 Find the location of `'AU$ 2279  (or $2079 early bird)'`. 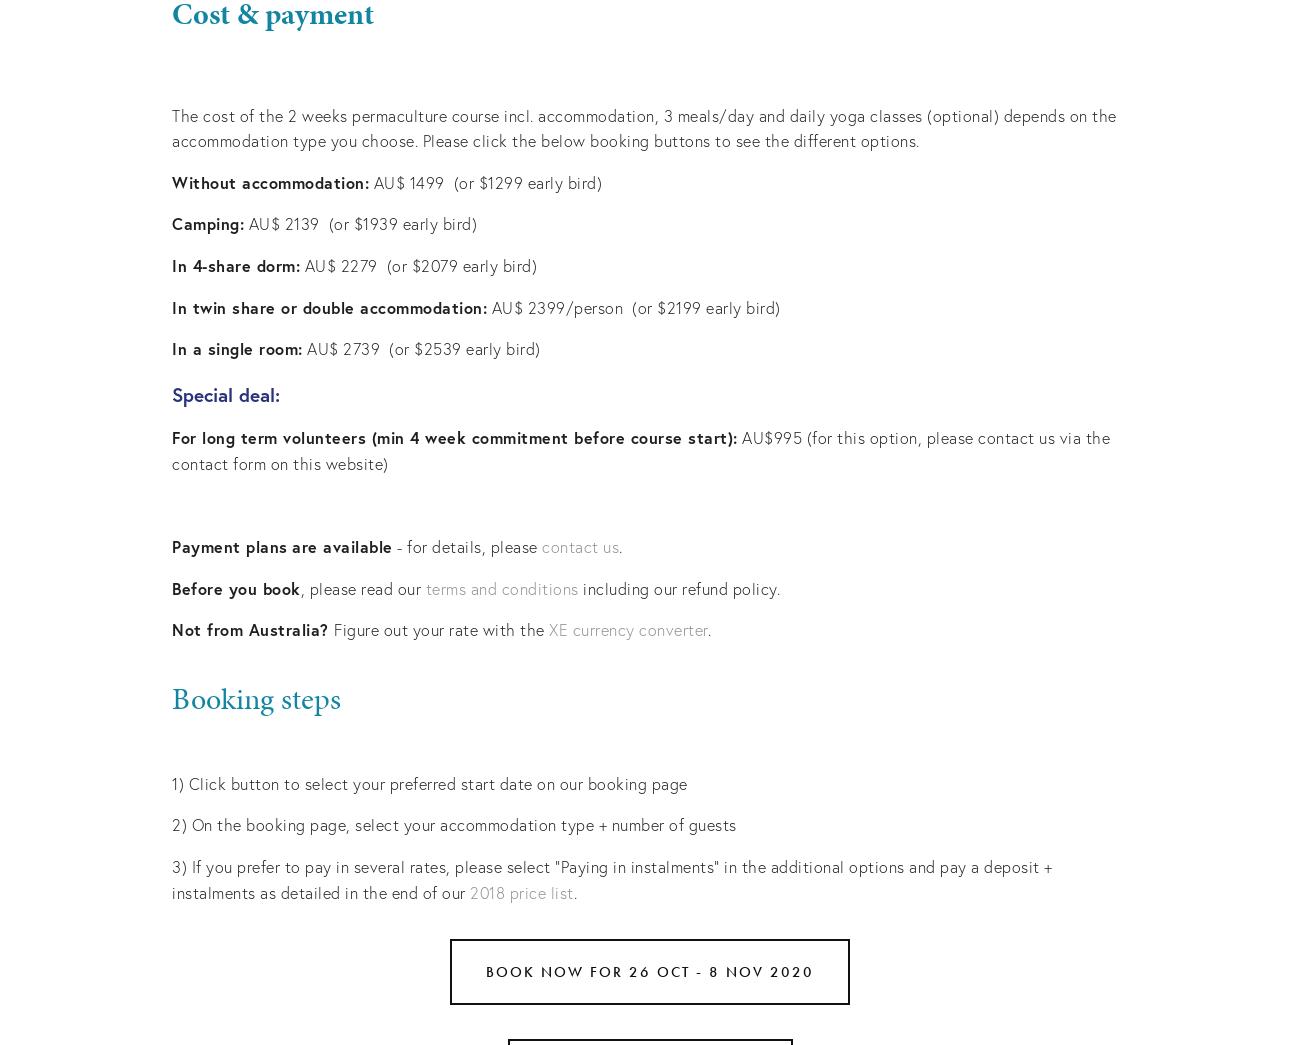

'AU$ 2279  (or $2079 early bird)' is located at coordinates (300, 264).